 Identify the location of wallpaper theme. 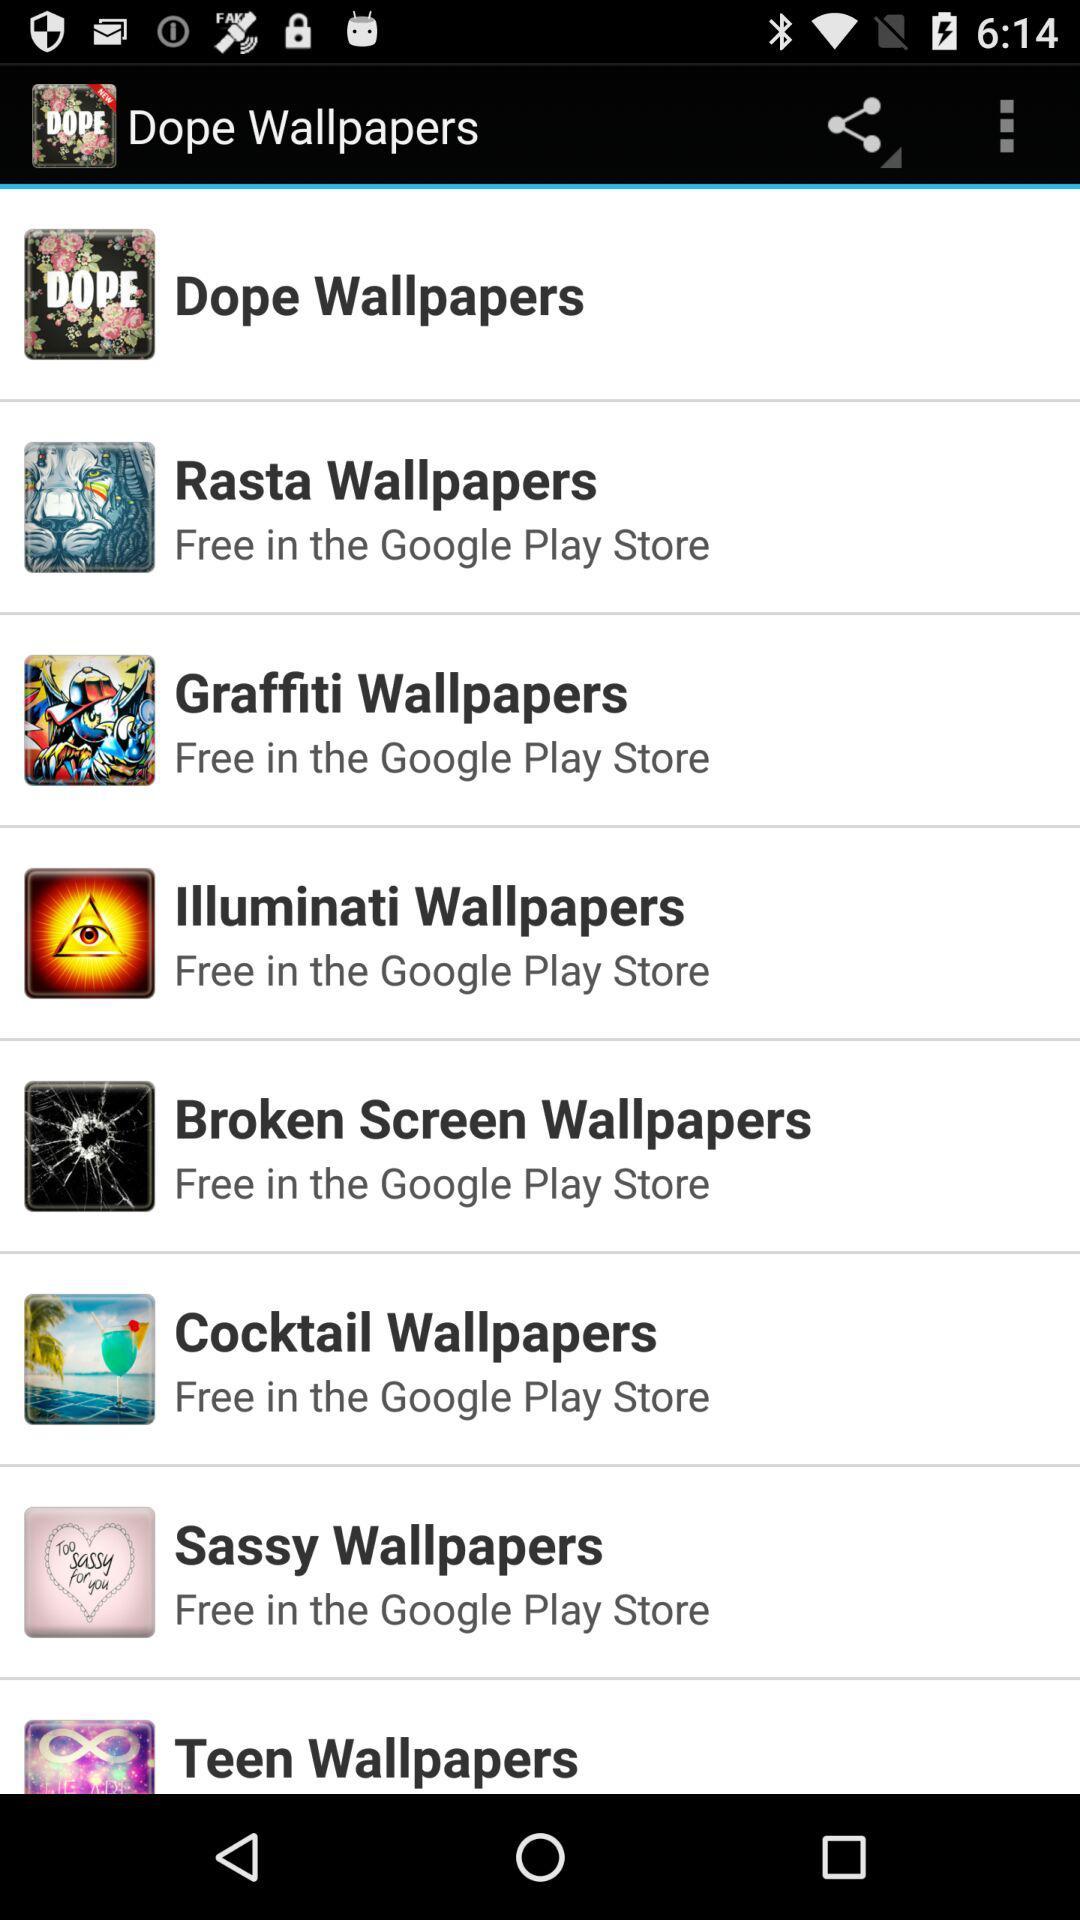
(540, 1727).